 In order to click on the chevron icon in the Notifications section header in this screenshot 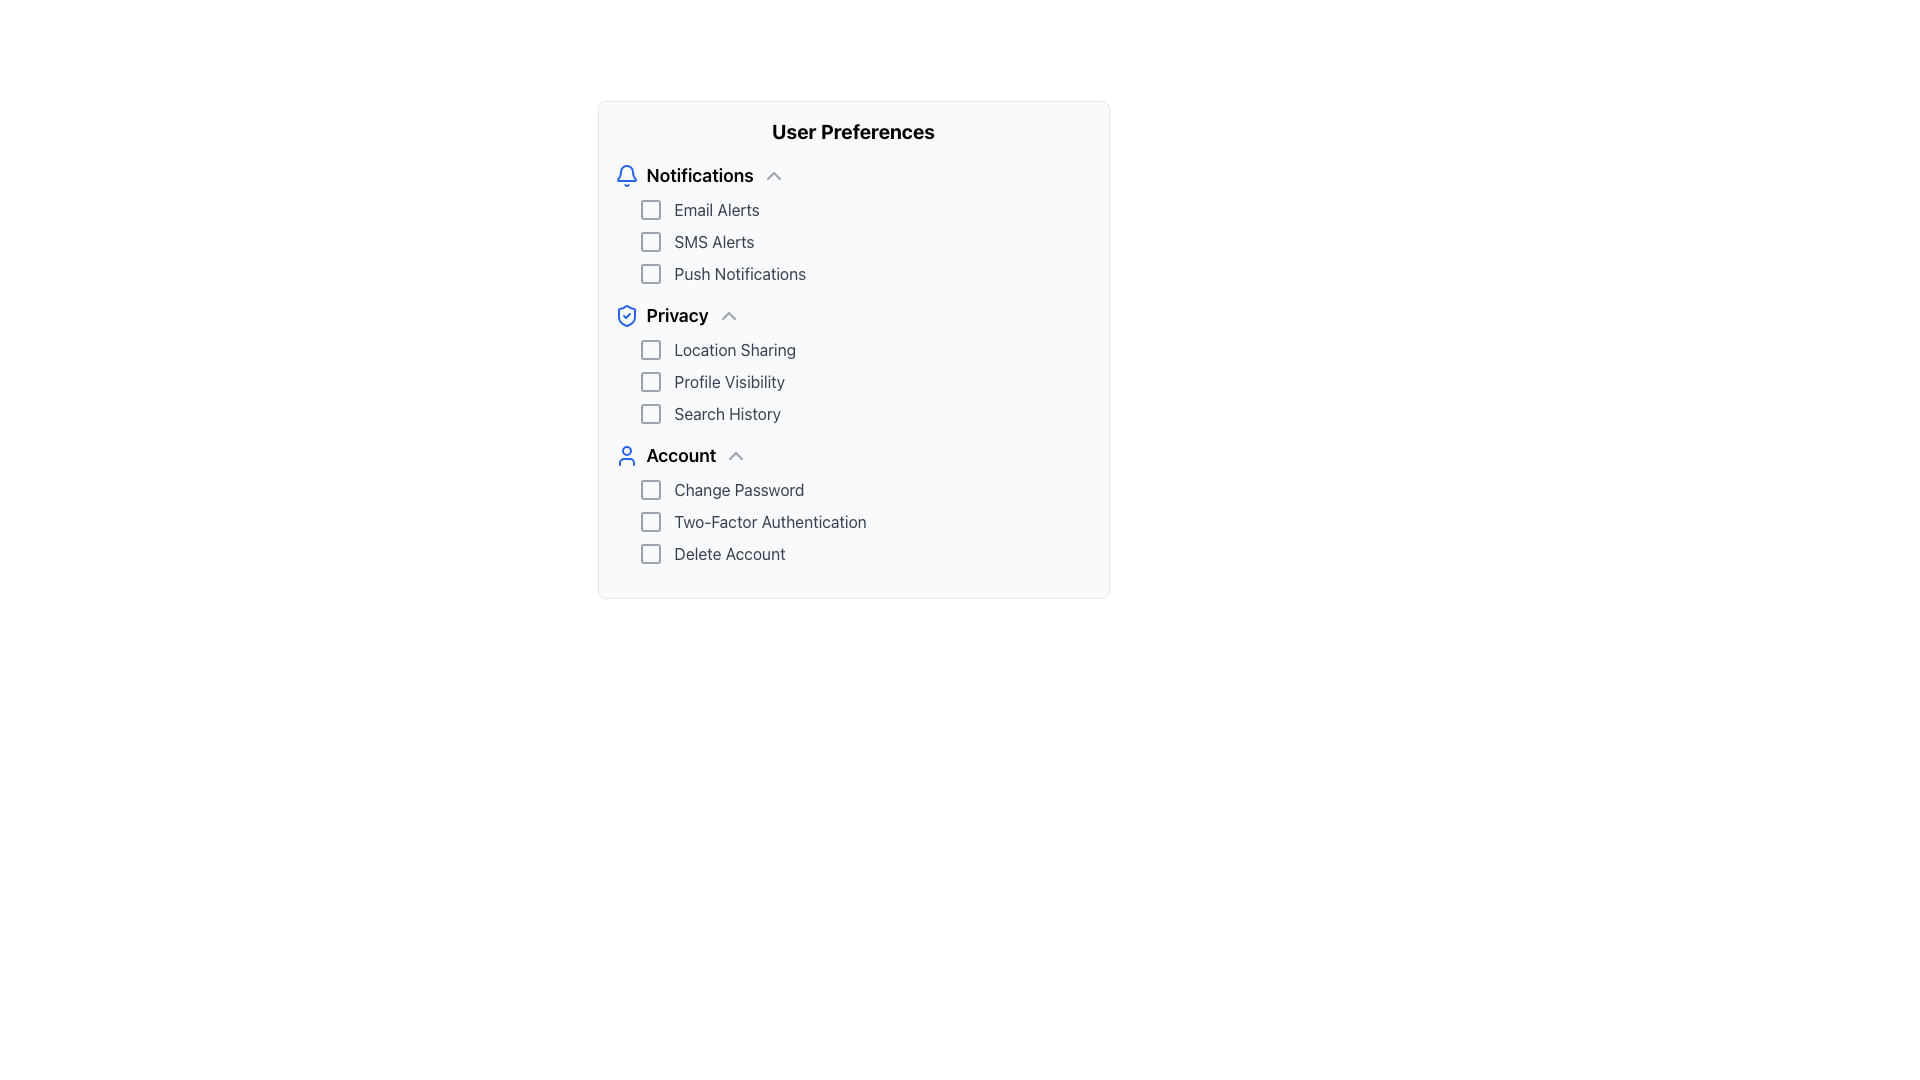, I will do `click(772, 175)`.